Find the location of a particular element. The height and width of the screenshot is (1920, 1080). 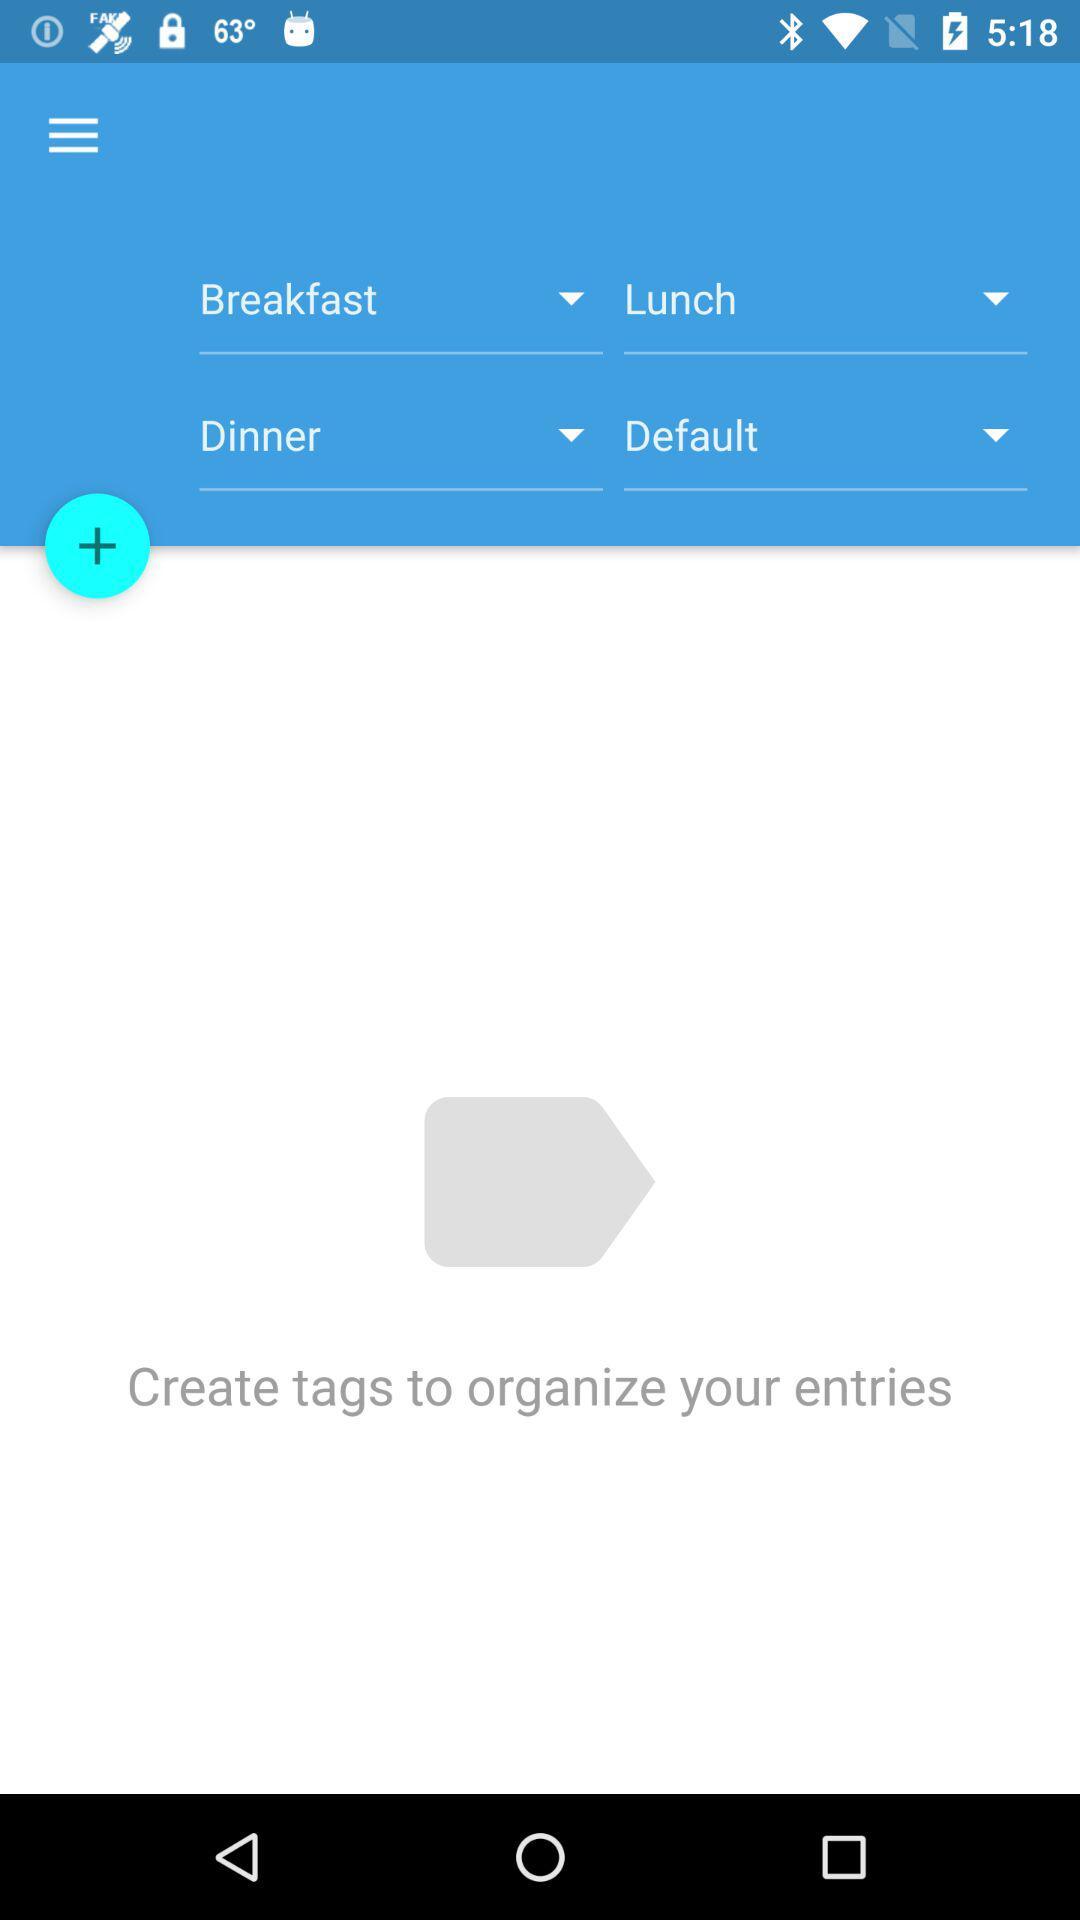

the item to the left of the default is located at coordinates (401, 445).